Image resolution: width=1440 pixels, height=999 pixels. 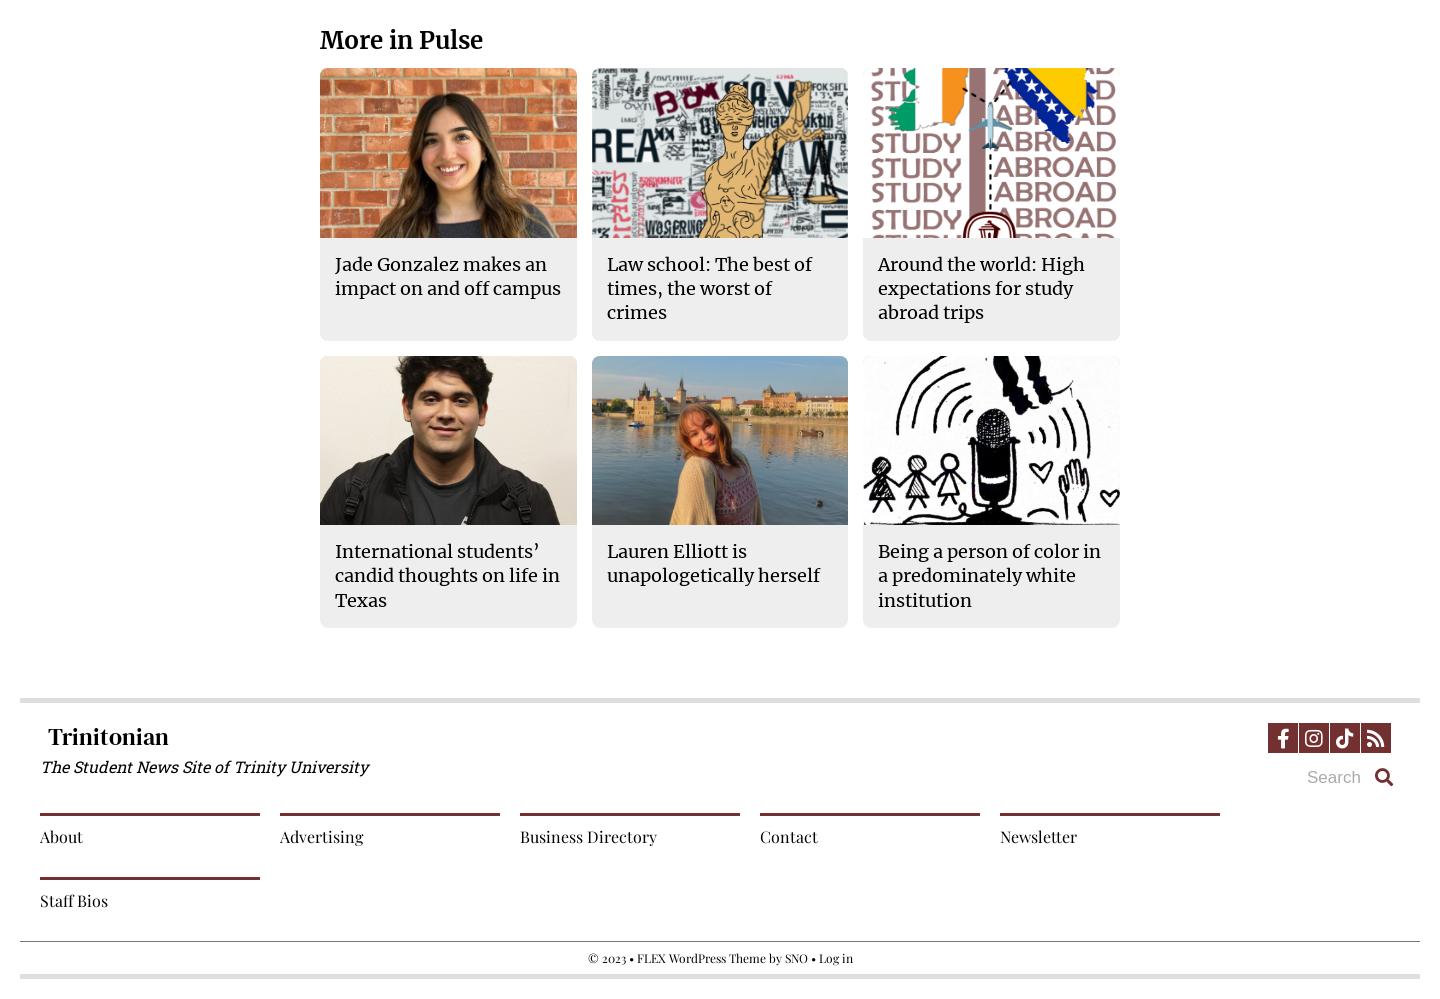 What do you see at coordinates (400, 40) in the screenshot?
I see `'More in Pulse'` at bounding box center [400, 40].